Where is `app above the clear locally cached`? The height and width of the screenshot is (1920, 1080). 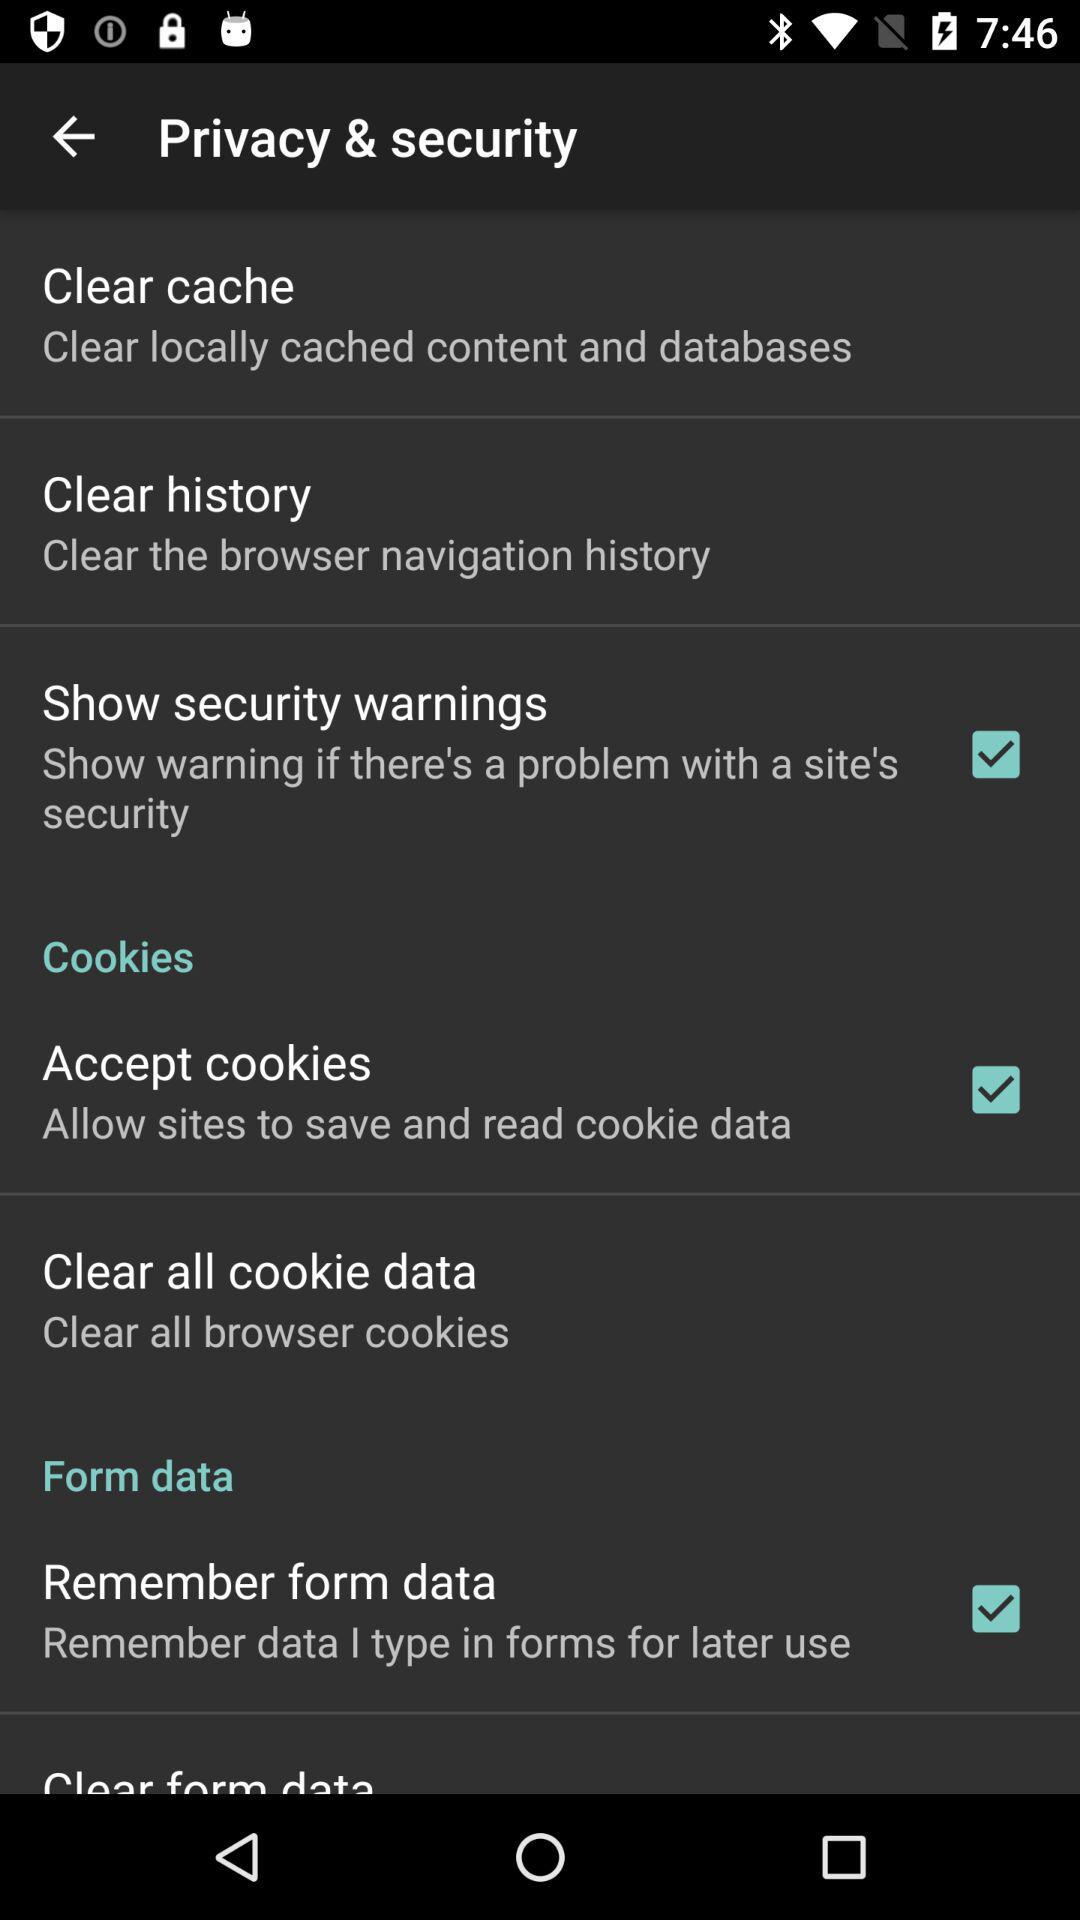 app above the clear locally cached is located at coordinates (167, 283).